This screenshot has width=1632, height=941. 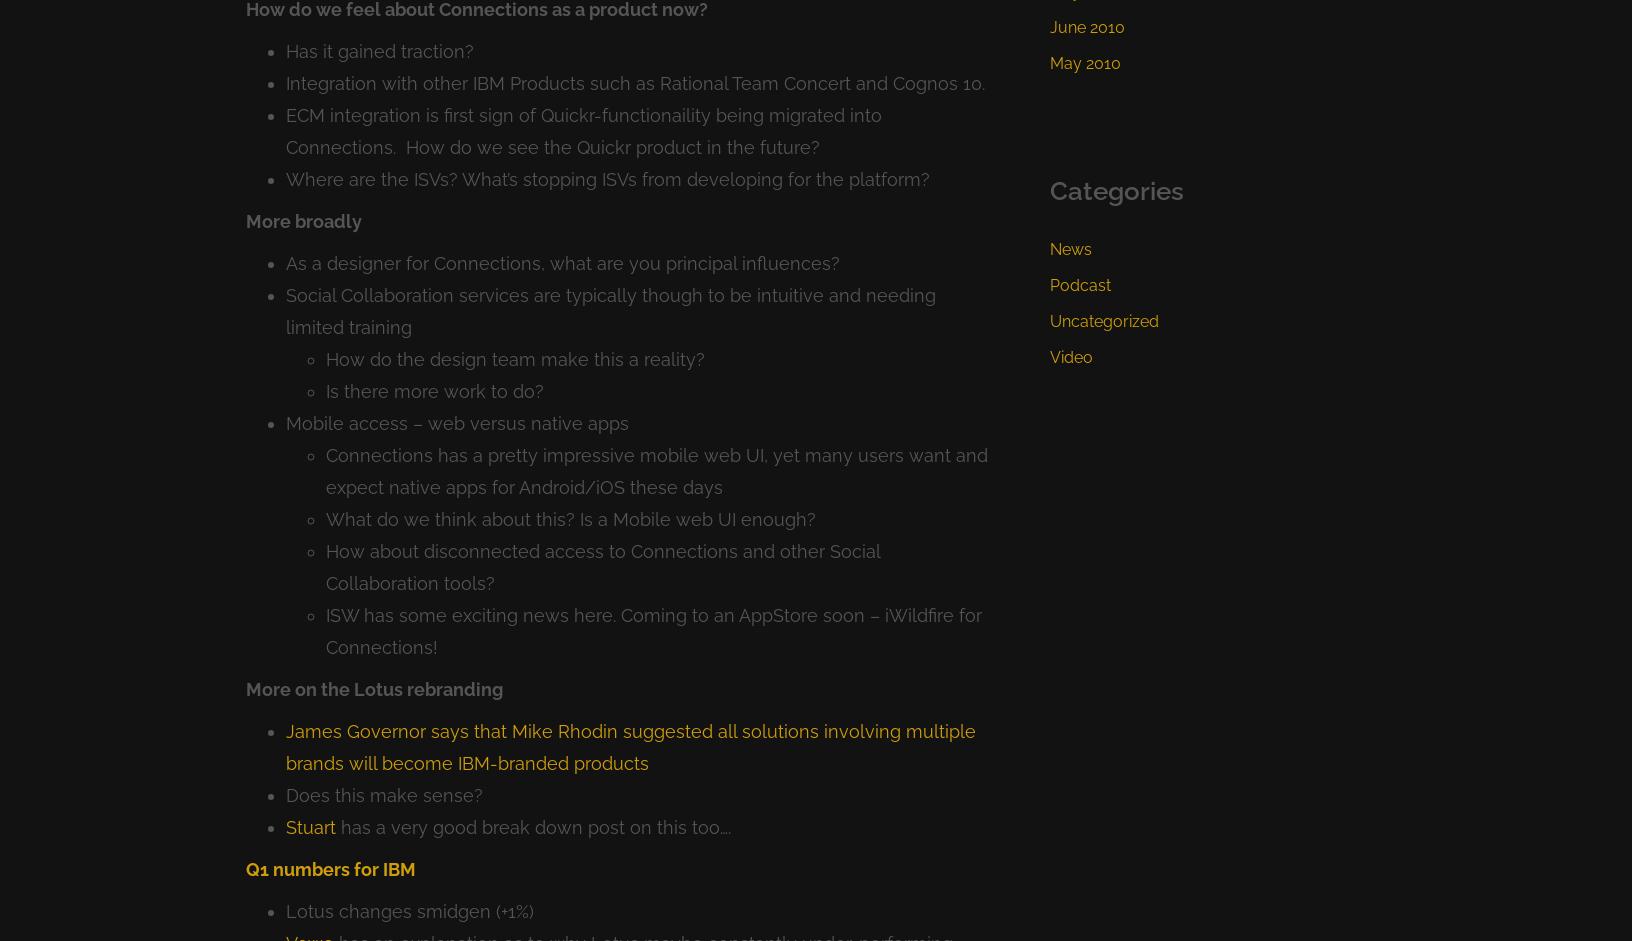 I want to click on 'Q1 numbers for IBM', so click(x=330, y=868).